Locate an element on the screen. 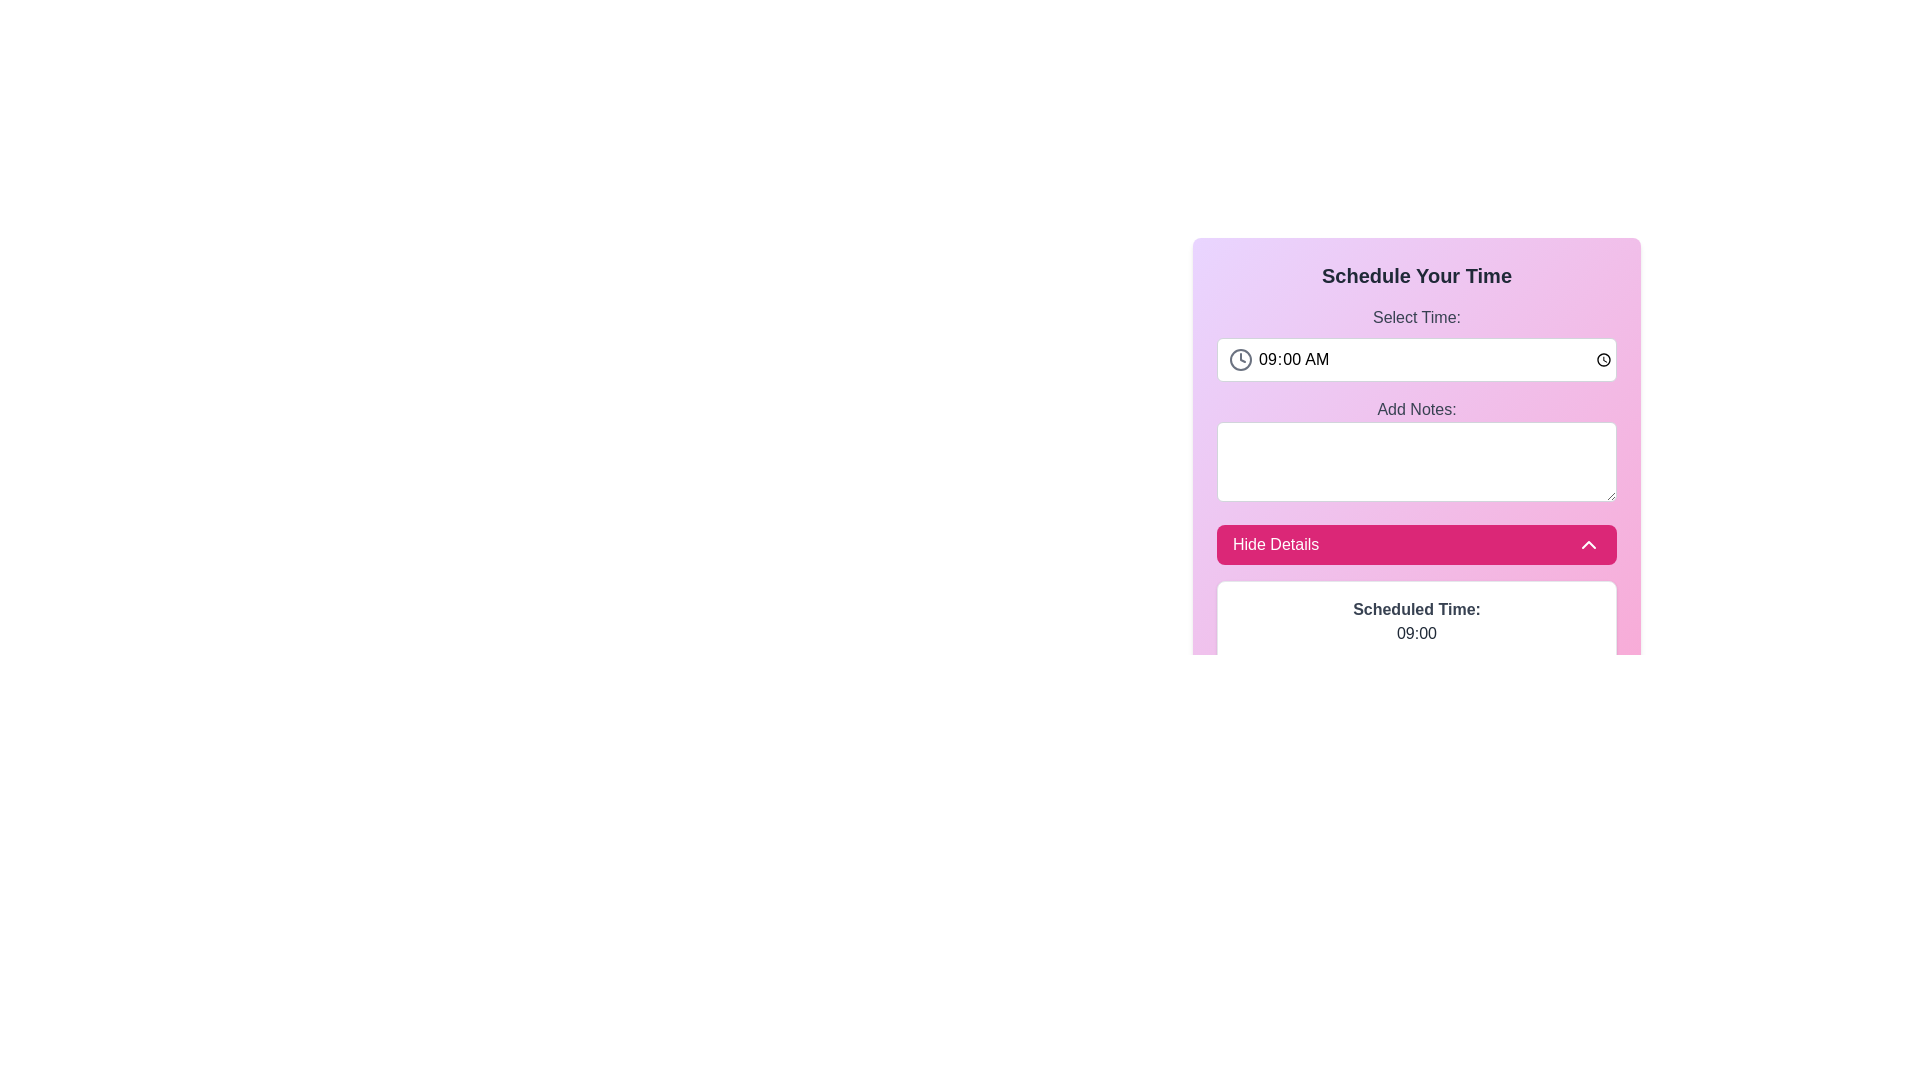  the icon or decorative image located on the left side of the time input field, which symbolizes the purpose of the adjacent input field for time selection is located at coordinates (1240, 358).